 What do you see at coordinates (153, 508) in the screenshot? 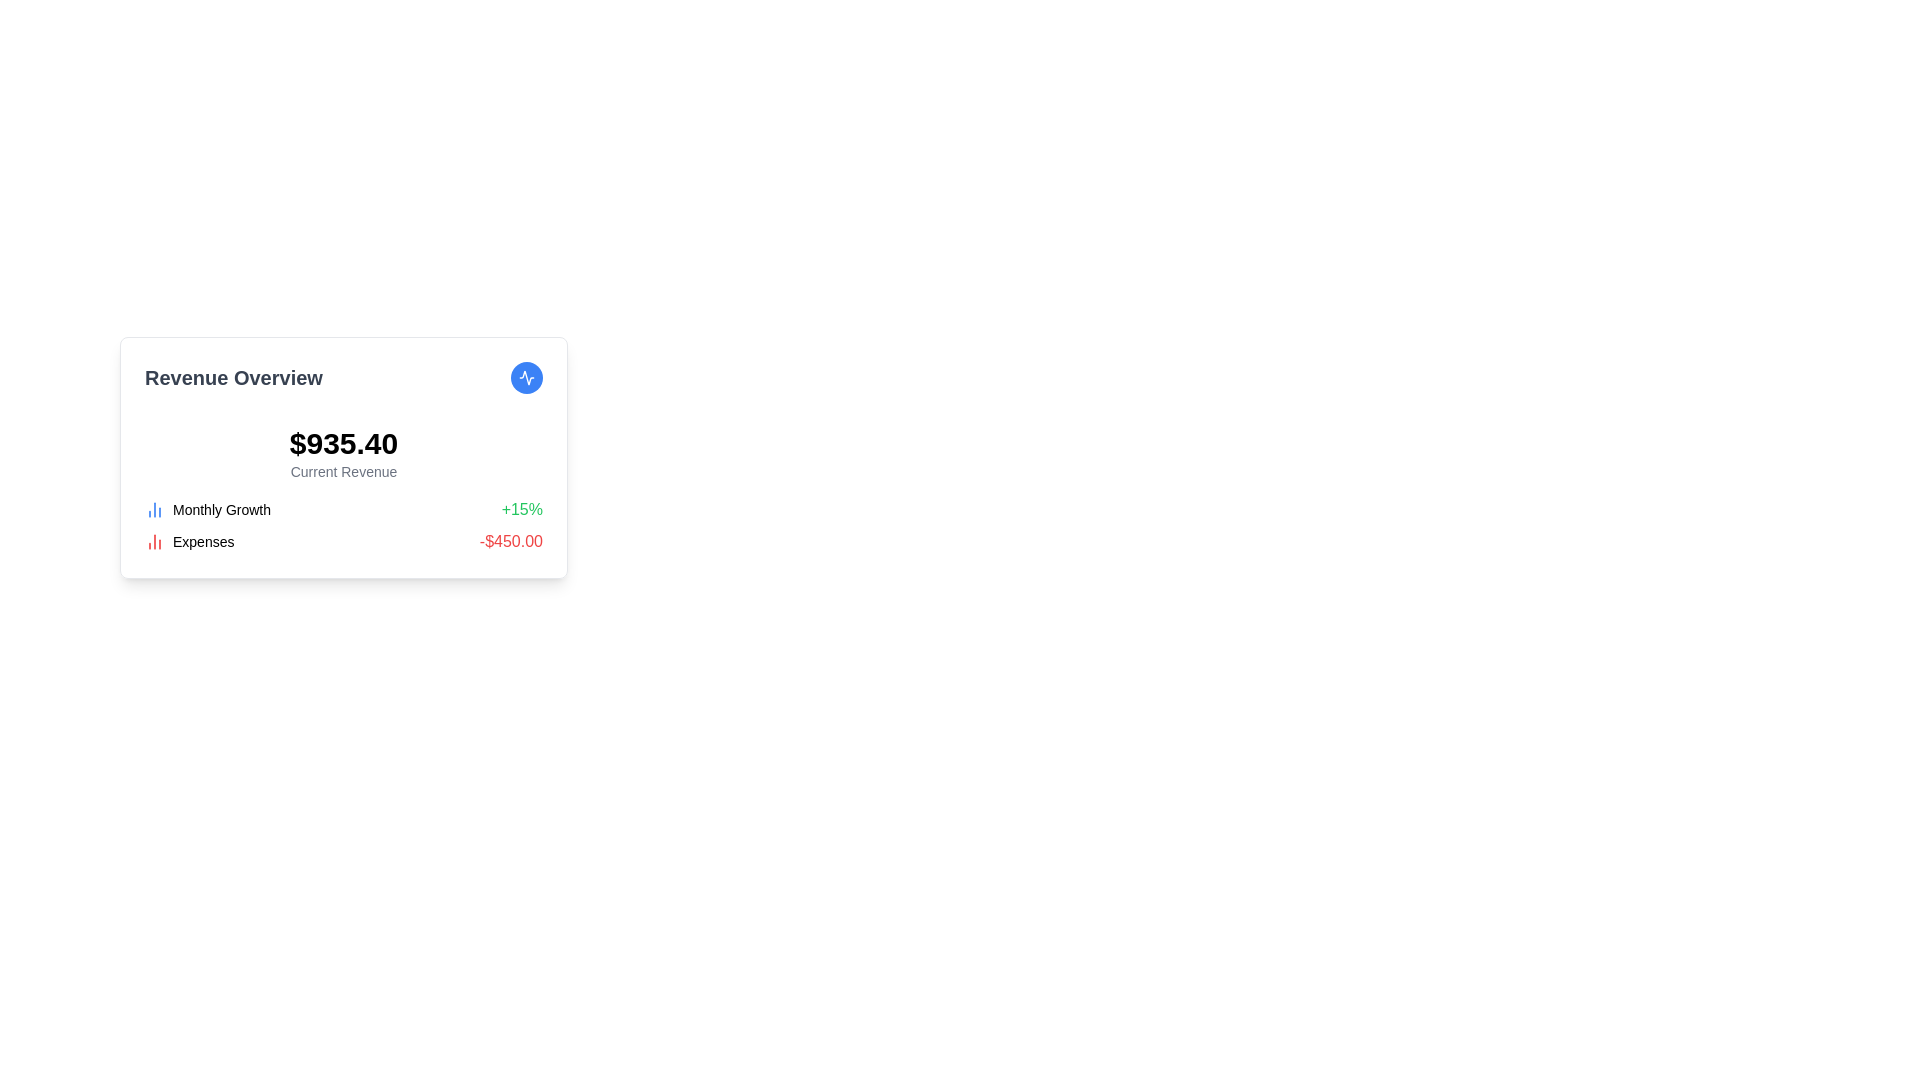
I see `the decorative icon representing the data metric for 'Monthly Growth', located to the left of the text and percentage` at bounding box center [153, 508].